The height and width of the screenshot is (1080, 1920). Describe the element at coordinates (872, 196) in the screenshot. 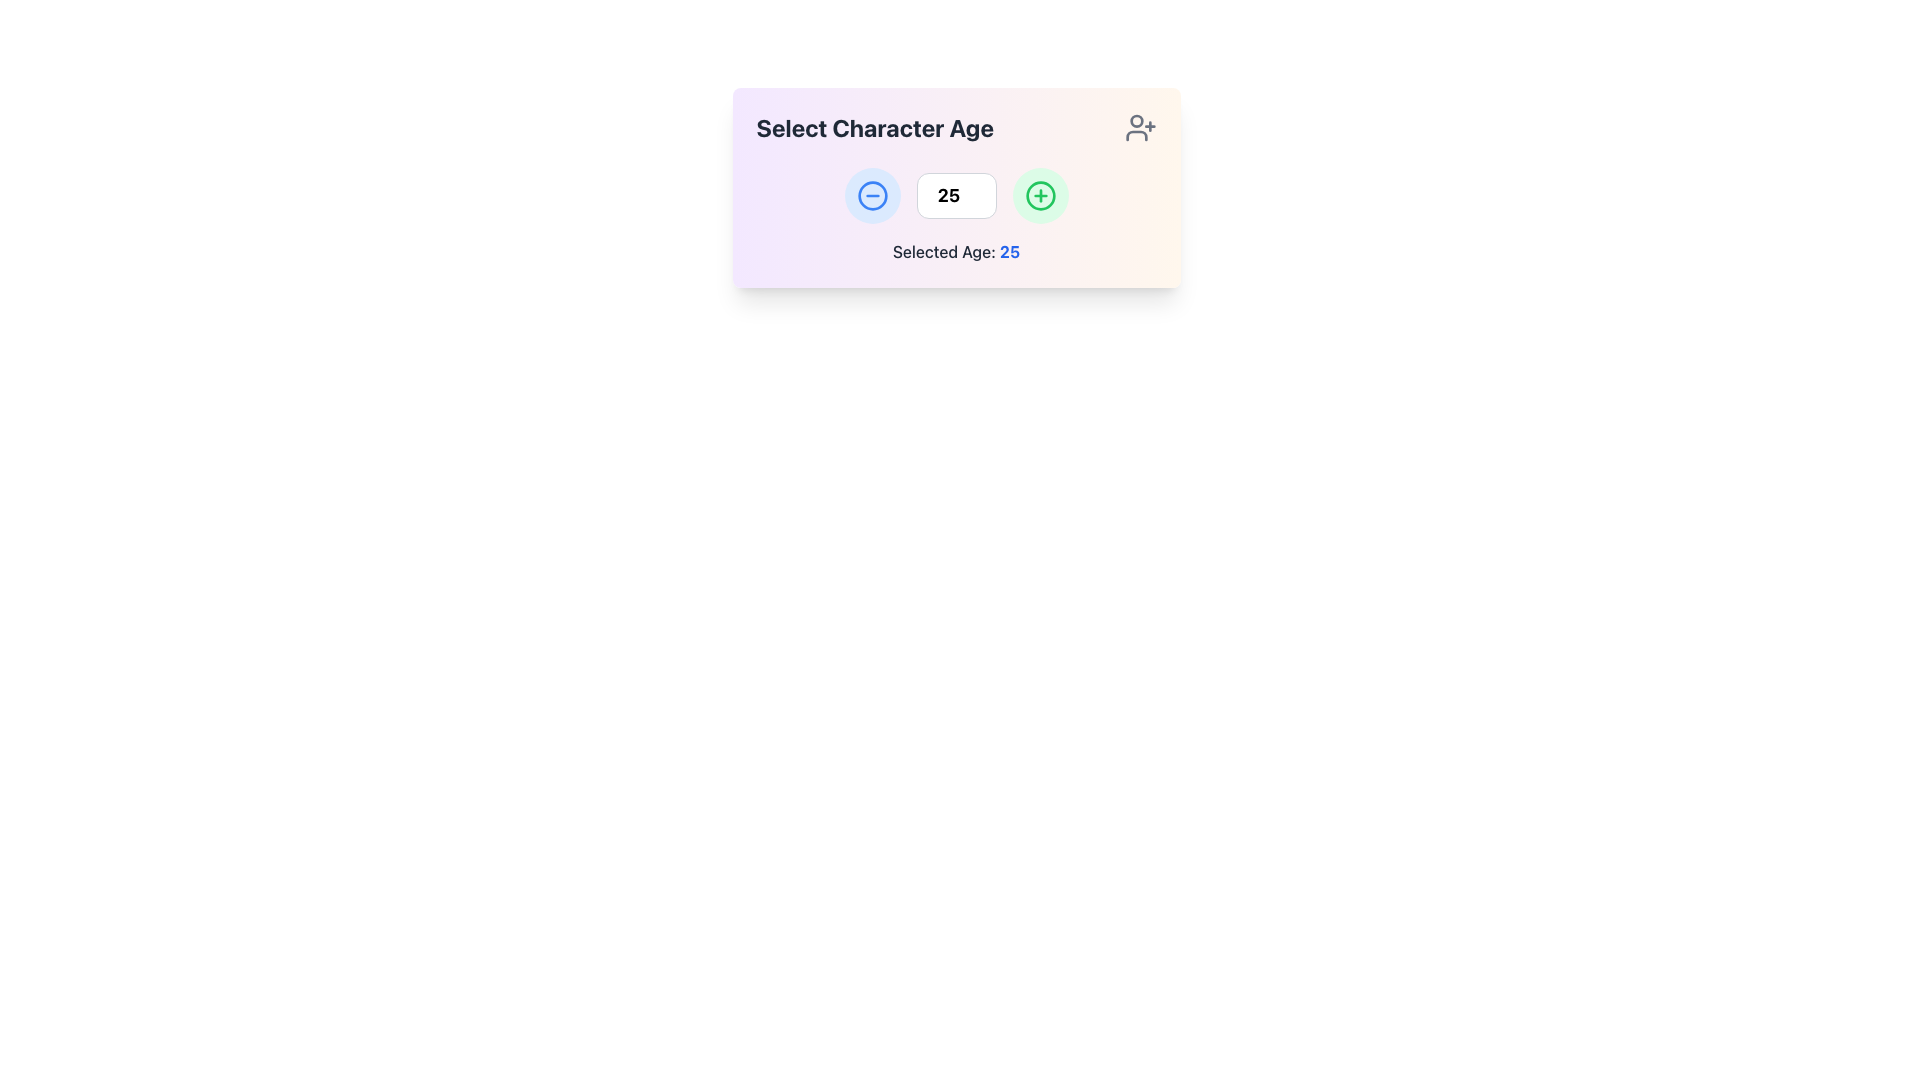

I see `the decrement button located to the left of the numerical input field in the 'Select Character Age' card for accessibility purposes` at that location.